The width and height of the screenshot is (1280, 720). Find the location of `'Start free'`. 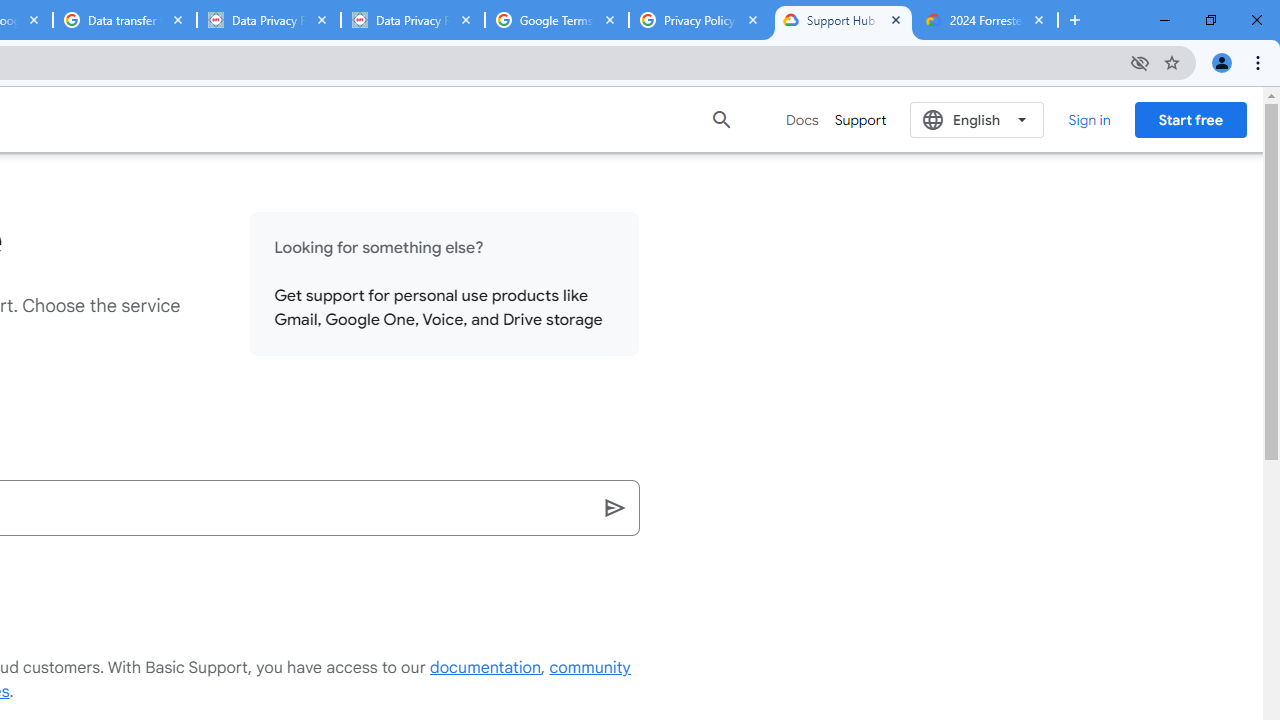

'Start free' is located at coordinates (1190, 119).